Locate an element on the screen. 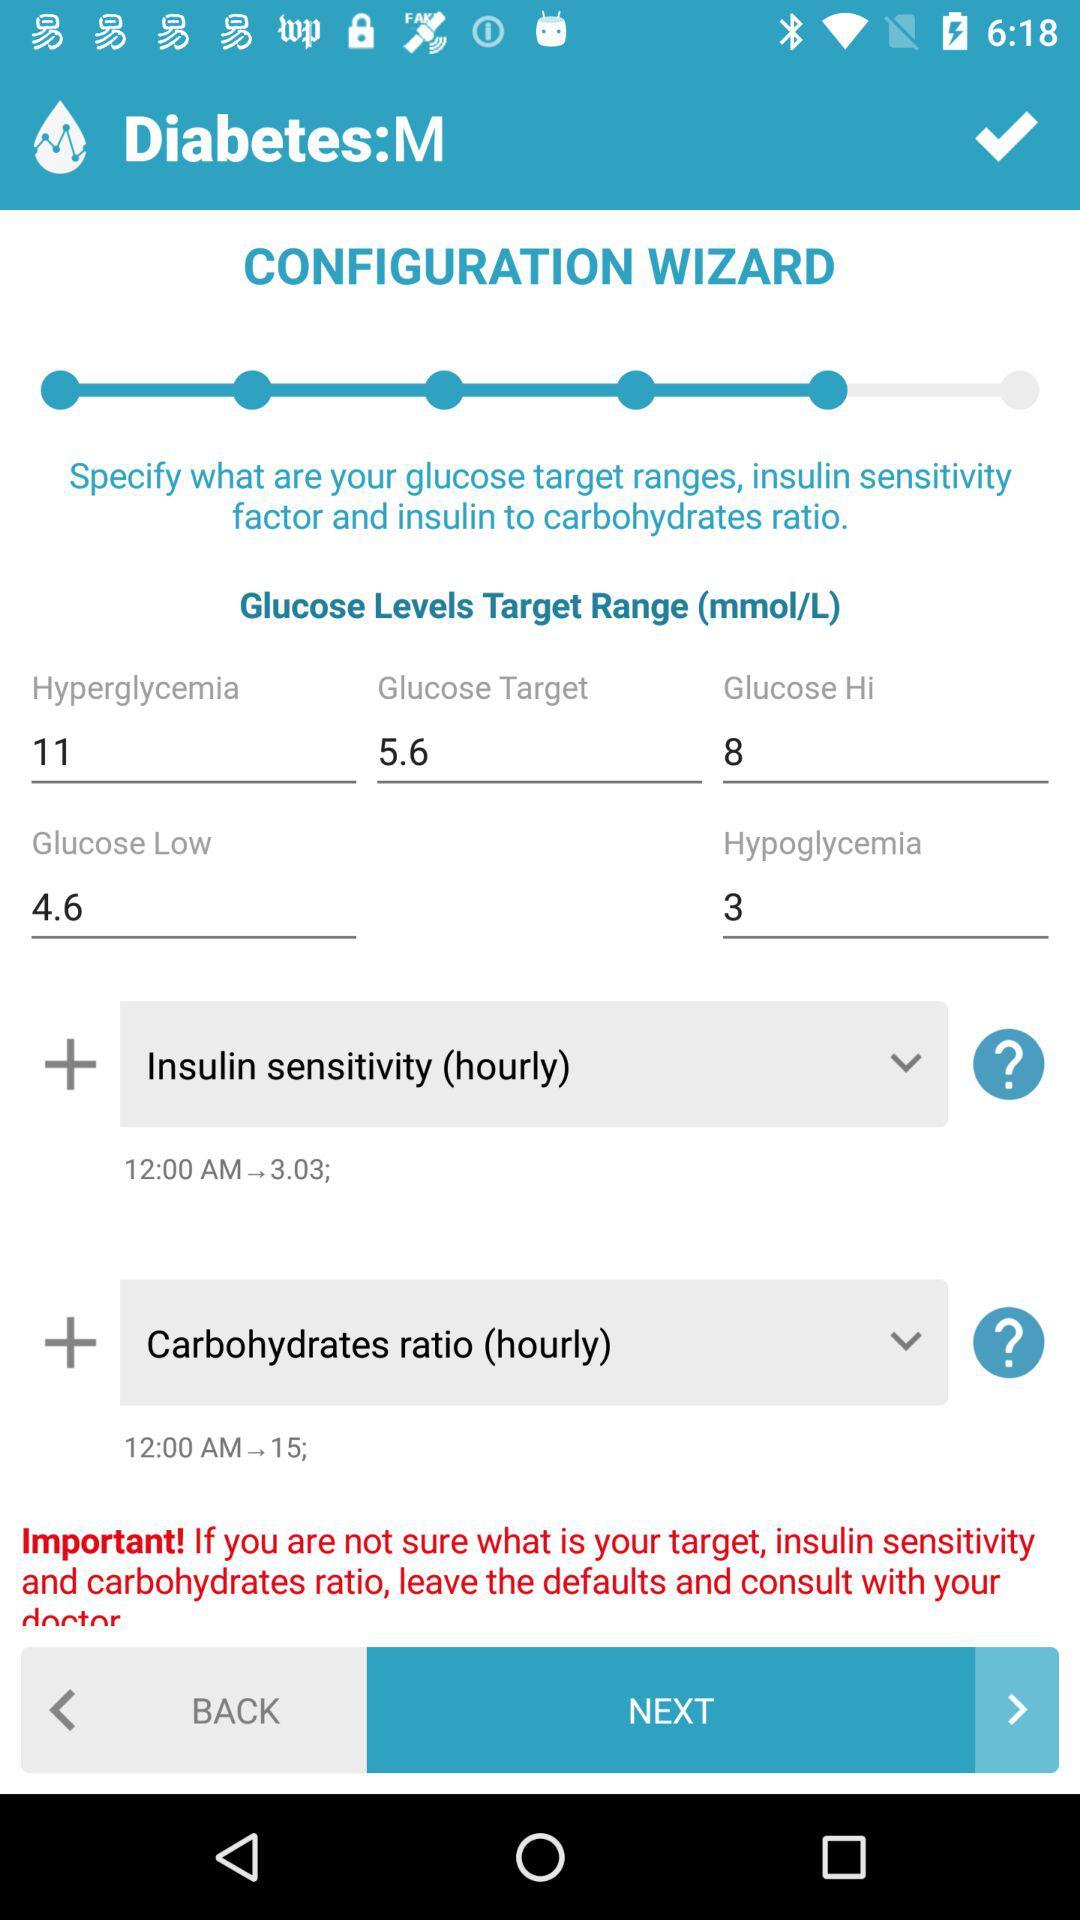 The image size is (1080, 1920). the help icon is located at coordinates (1008, 1063).